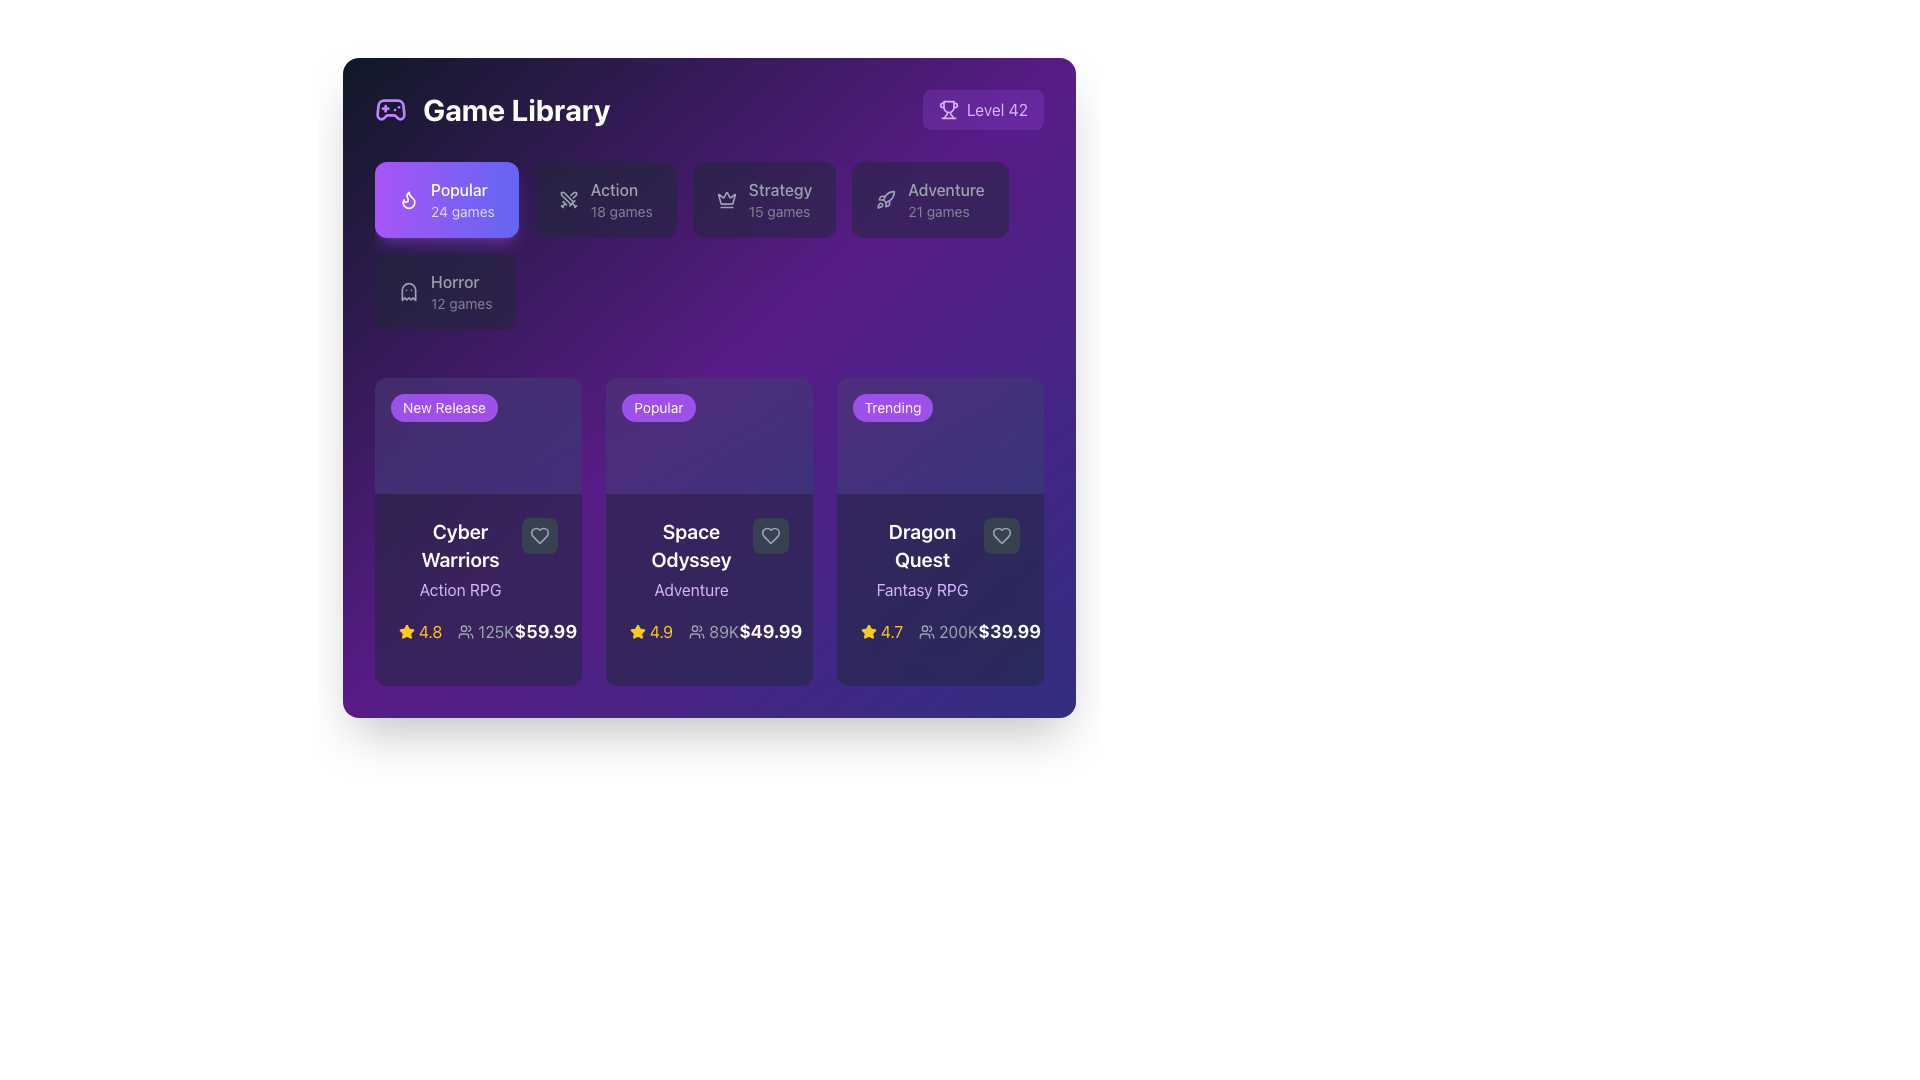 The image size is (1920, 1080). What do you see at coordinates (770, 535) in the screenshot?
I see `the heart icon located at the top-right corner of the lower half of the 'Space Odyssey' card to mark the game as a favorite` at bounding box center [770, 535].